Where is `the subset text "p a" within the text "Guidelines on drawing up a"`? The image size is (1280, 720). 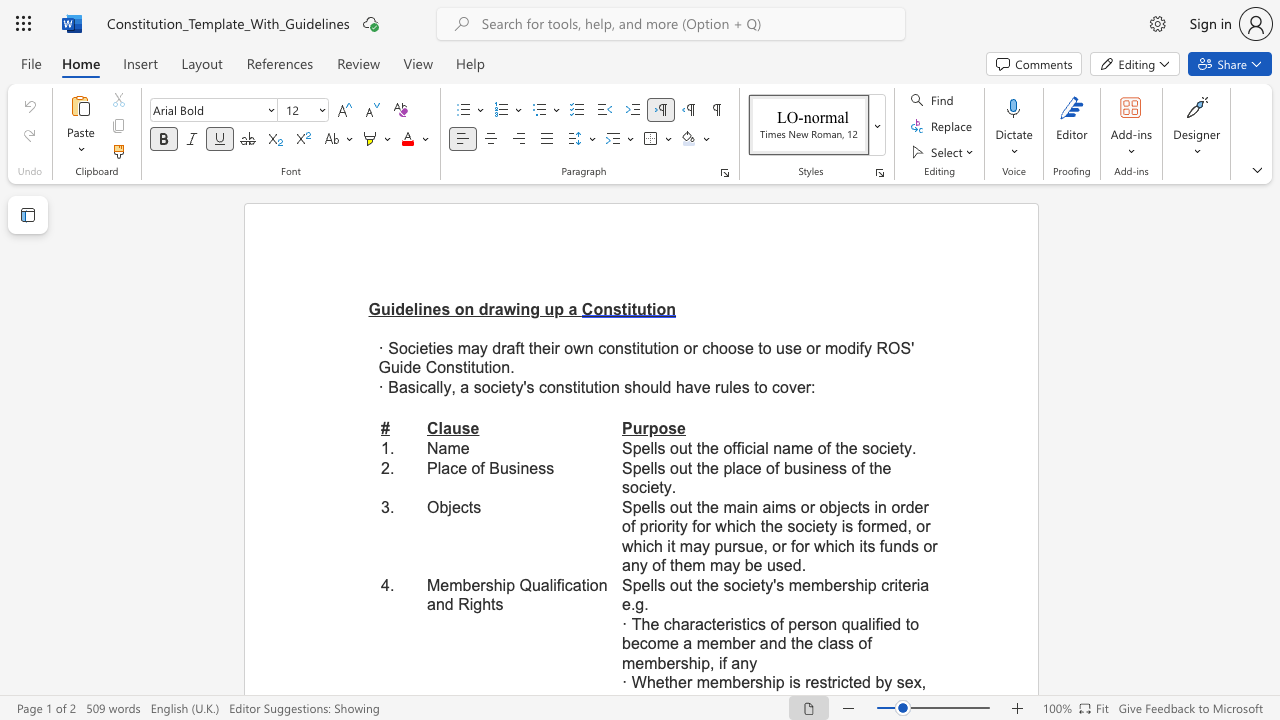
the subset text "p a" within the text "Guidelines on drawing up a" is located at coordinates (554, 309).